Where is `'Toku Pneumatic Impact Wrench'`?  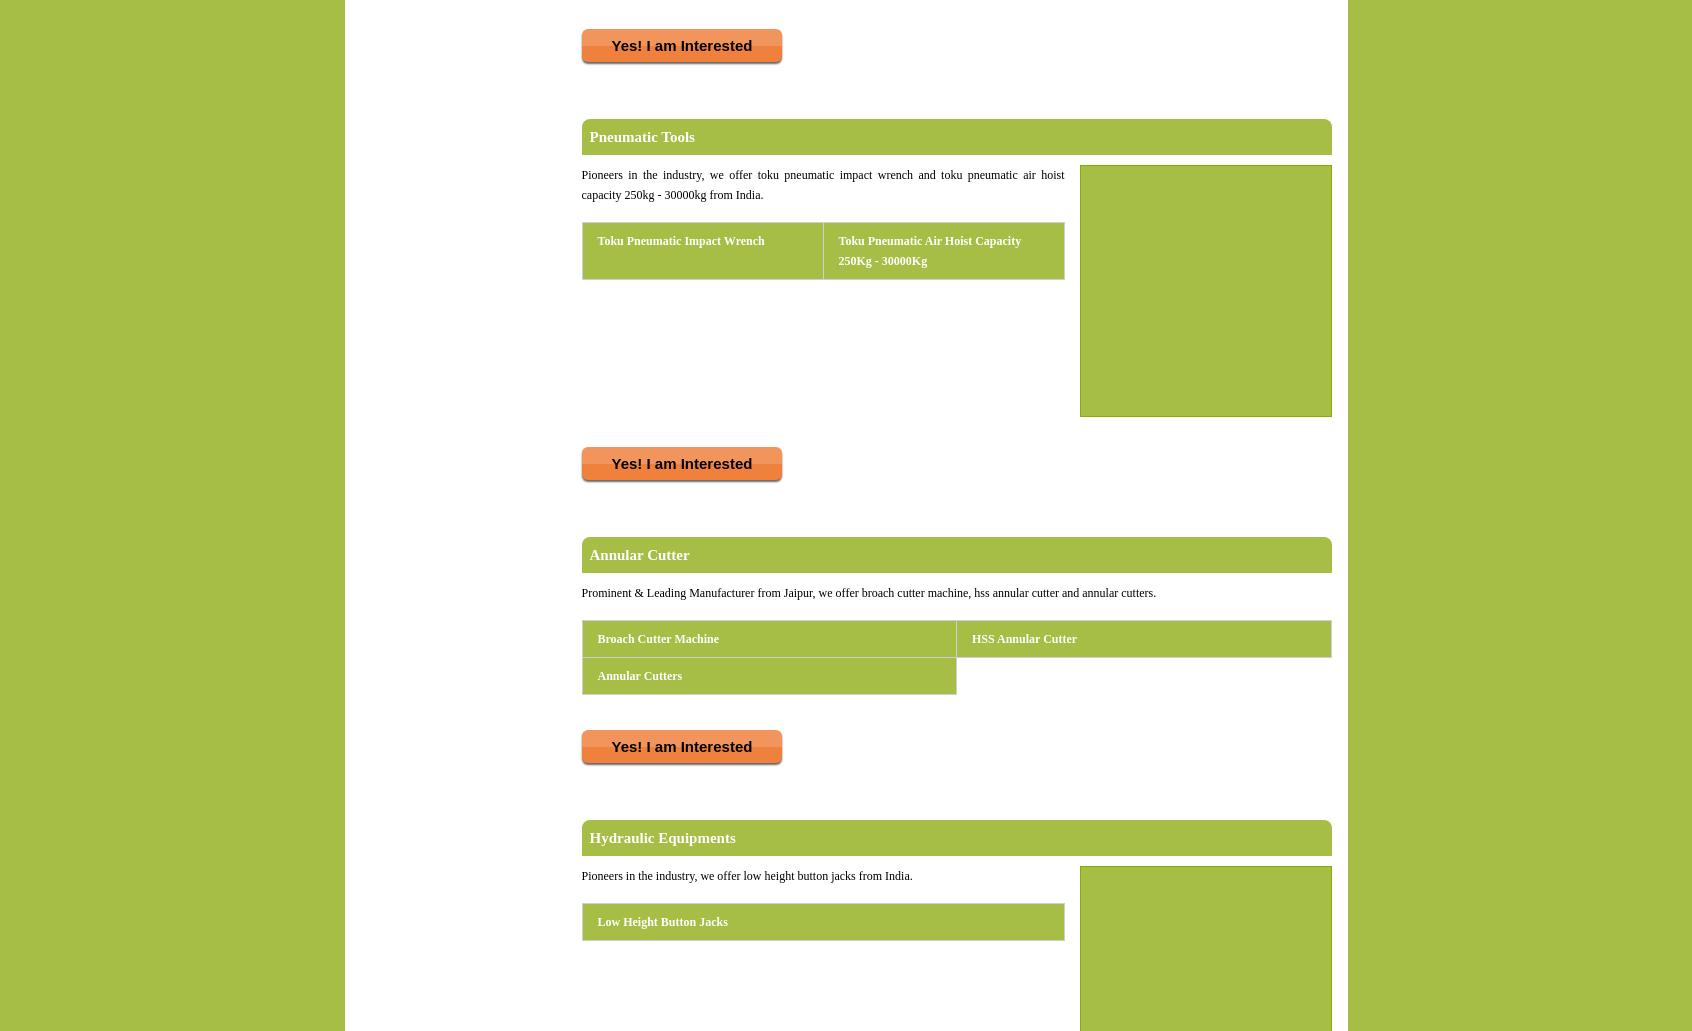
'Toku Pneumatic Impact Wrench' is located at coordinates (680, 241).